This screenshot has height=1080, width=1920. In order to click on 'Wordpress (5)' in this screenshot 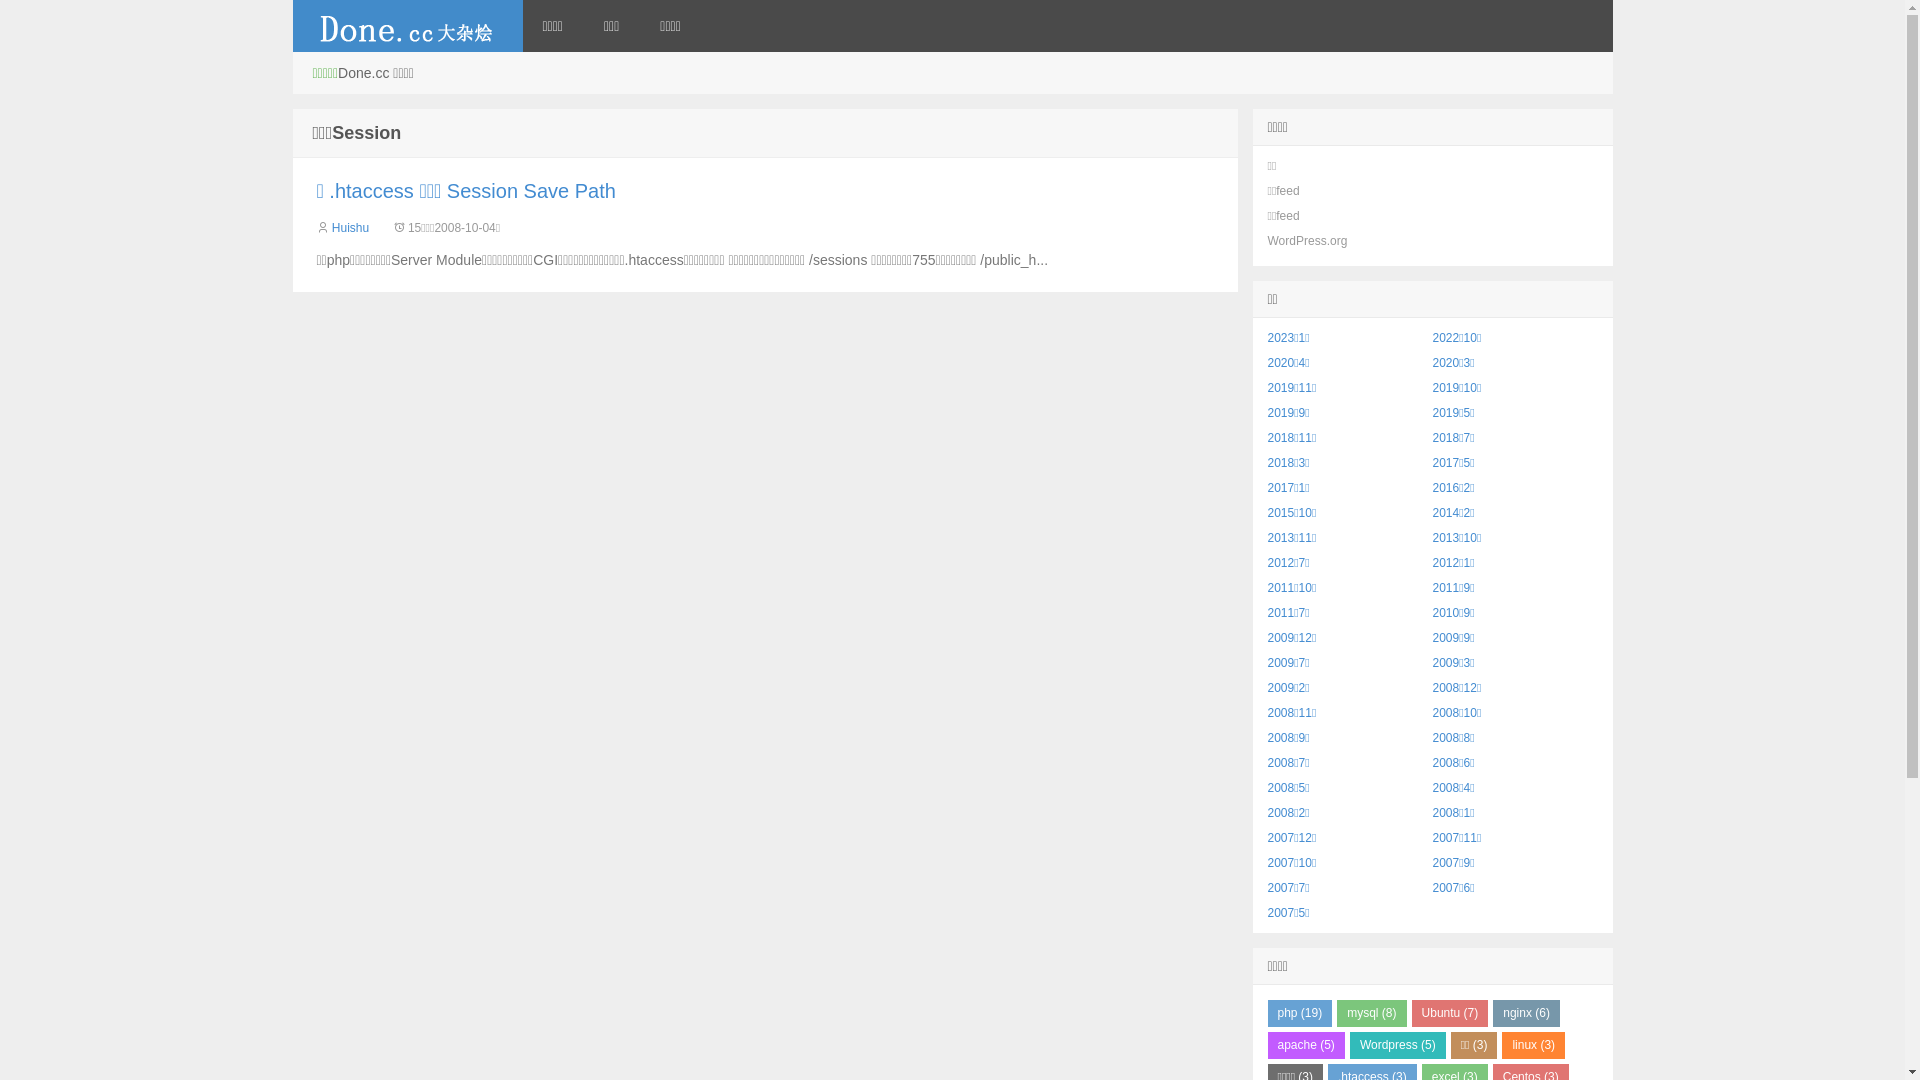, I will do `click(1396, 1044)`.